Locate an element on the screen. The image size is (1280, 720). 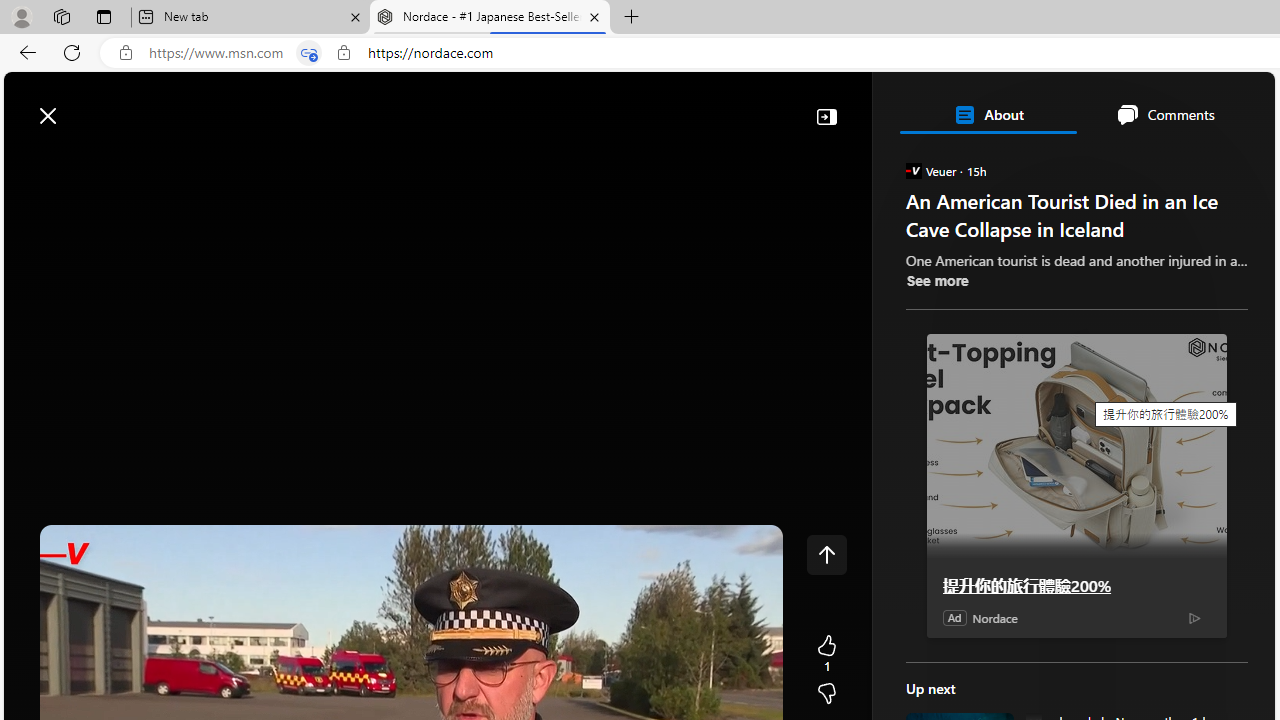
'Class: button-glyph' is located at coordinates (29, 162).